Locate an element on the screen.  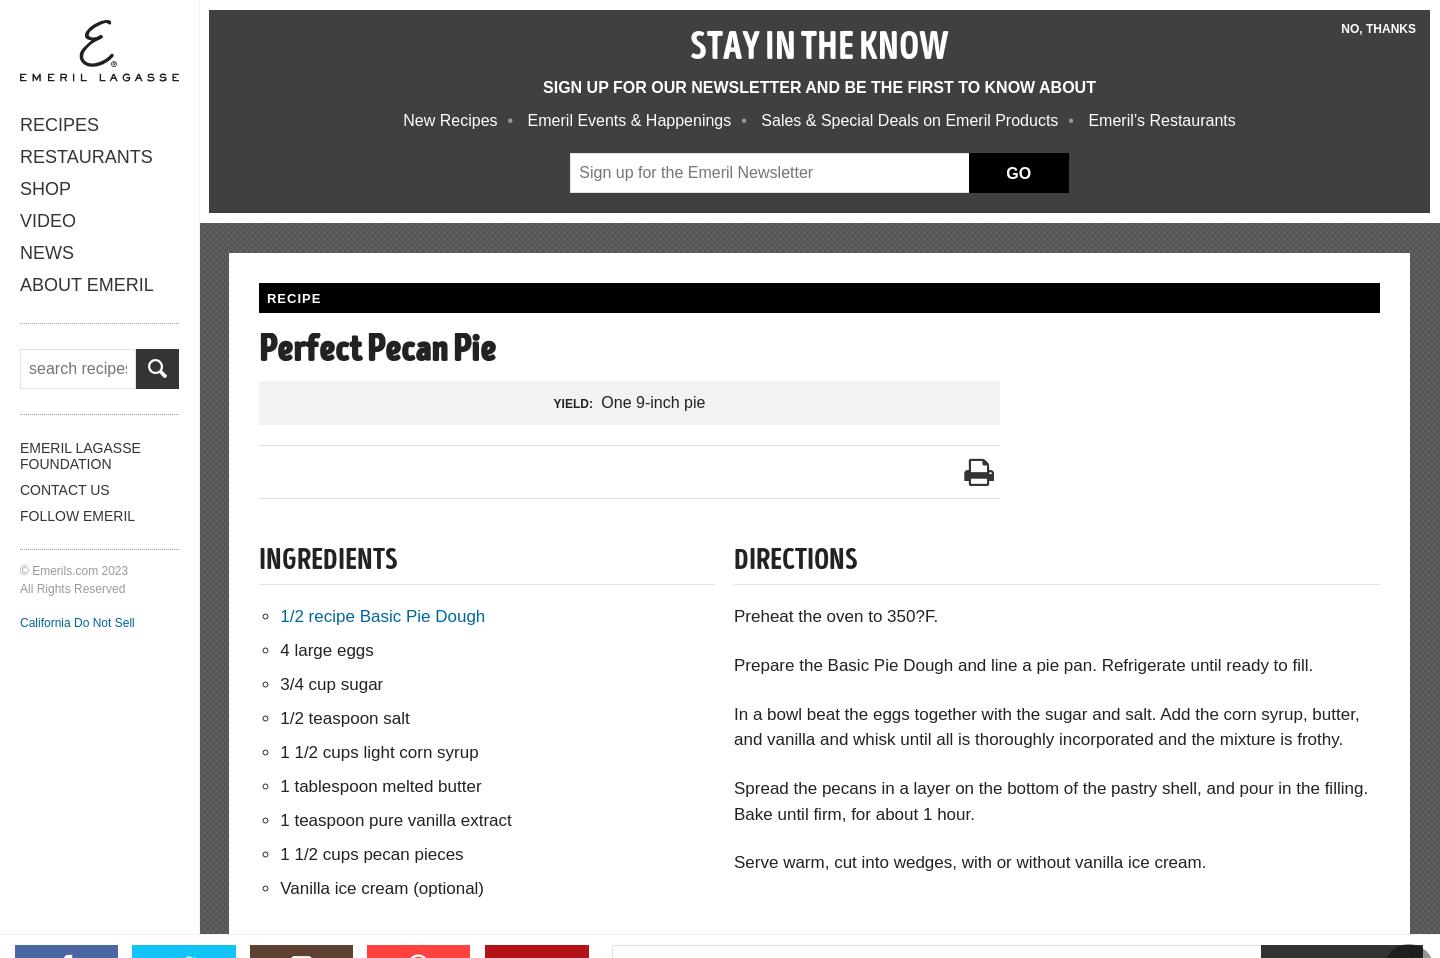
'Video' is located at coordinates (19, 218).